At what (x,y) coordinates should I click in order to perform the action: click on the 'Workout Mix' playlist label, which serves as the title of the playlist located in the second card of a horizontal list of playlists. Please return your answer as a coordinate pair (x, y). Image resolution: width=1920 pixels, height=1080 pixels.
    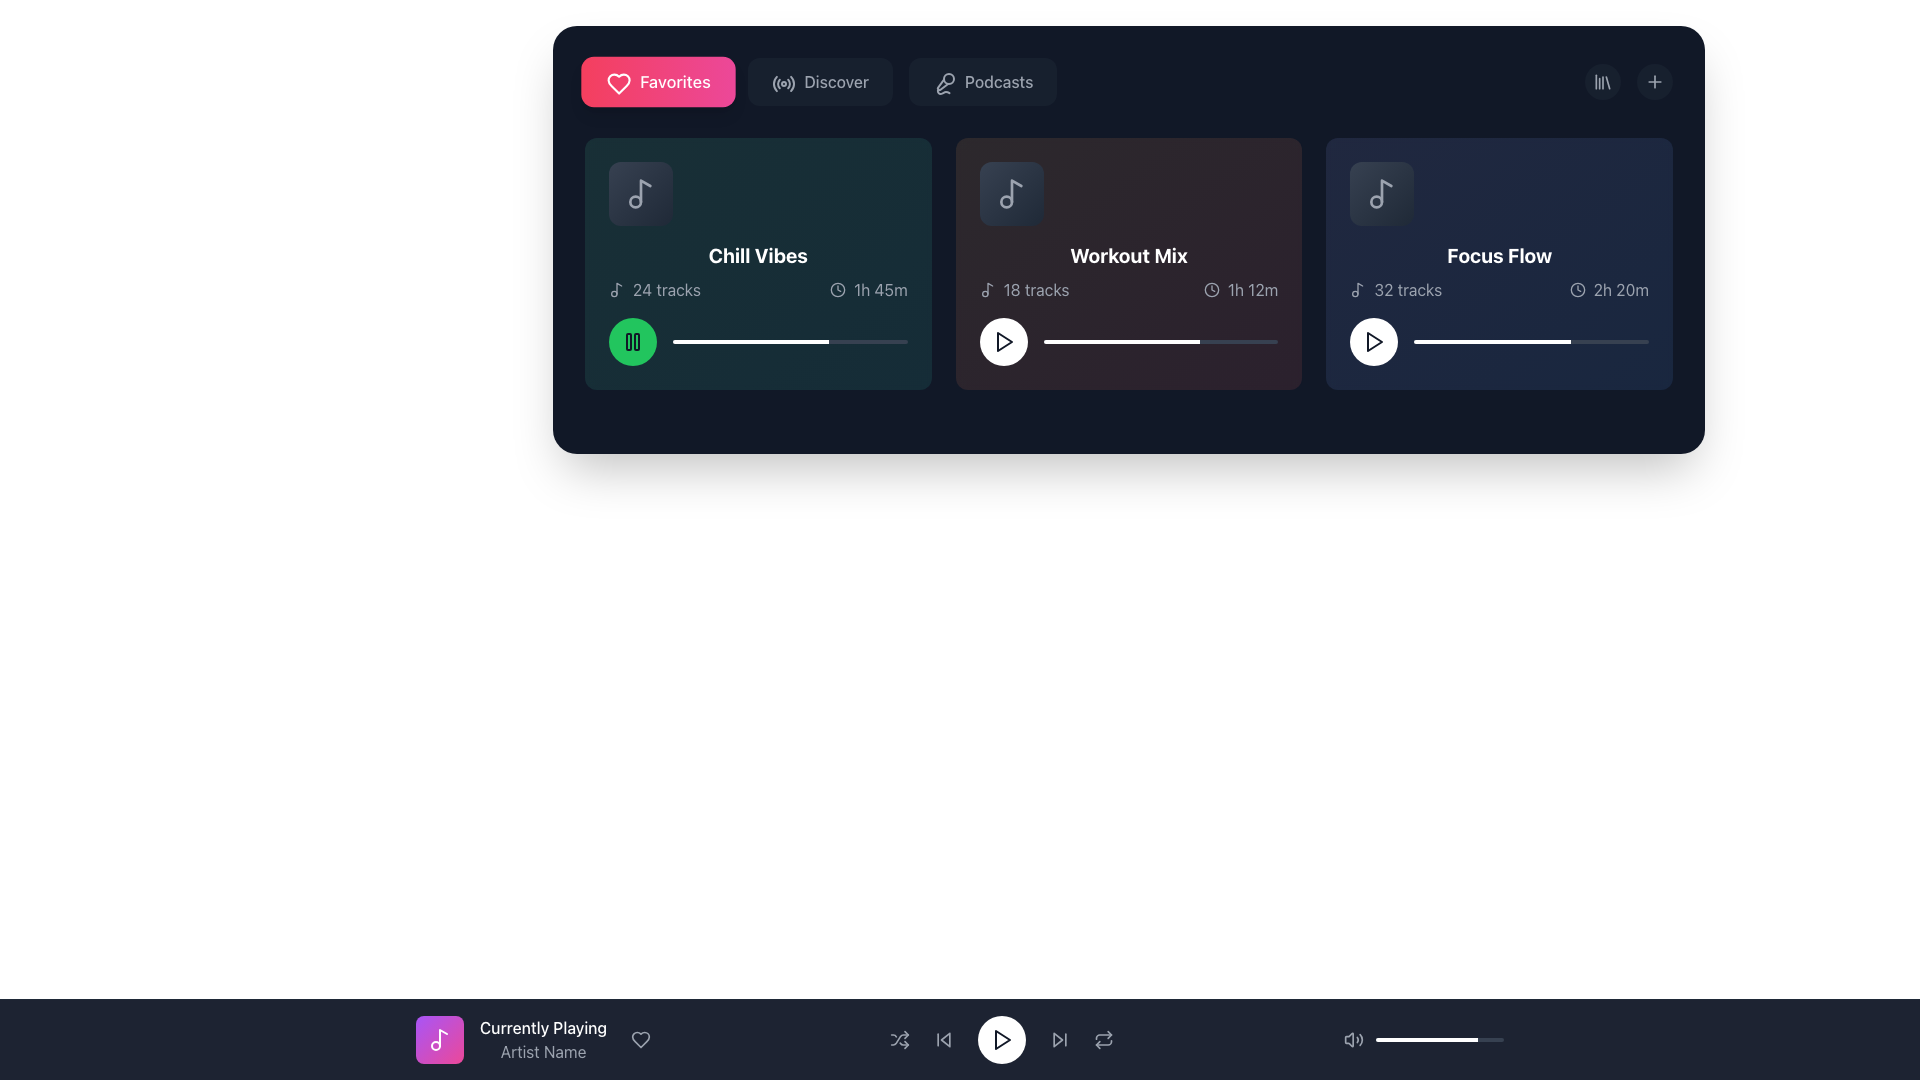
    Looking at the image, I should click on (1128, 254).